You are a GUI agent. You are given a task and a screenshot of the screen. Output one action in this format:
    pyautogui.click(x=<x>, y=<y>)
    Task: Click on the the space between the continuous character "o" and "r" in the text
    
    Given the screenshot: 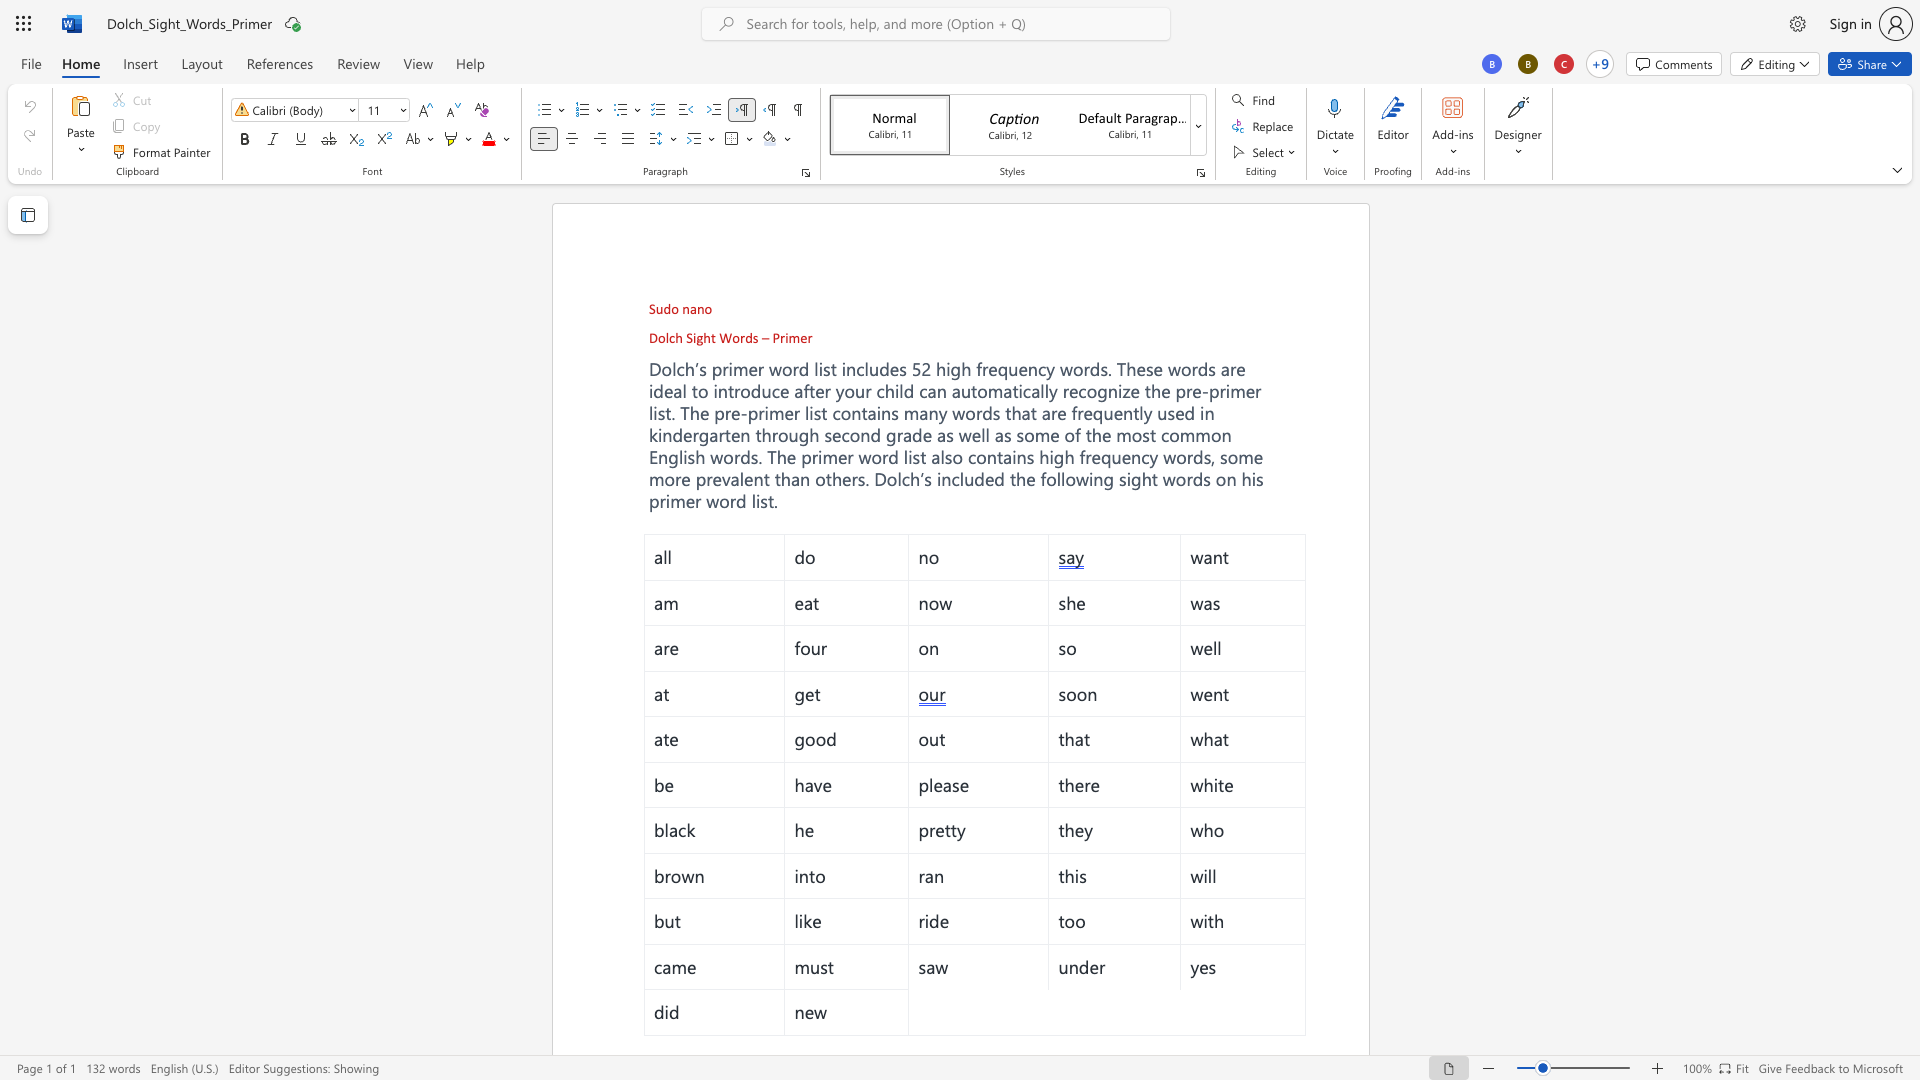 What is the action you would take?
    pyautogui.click(x=738, y=337)
    